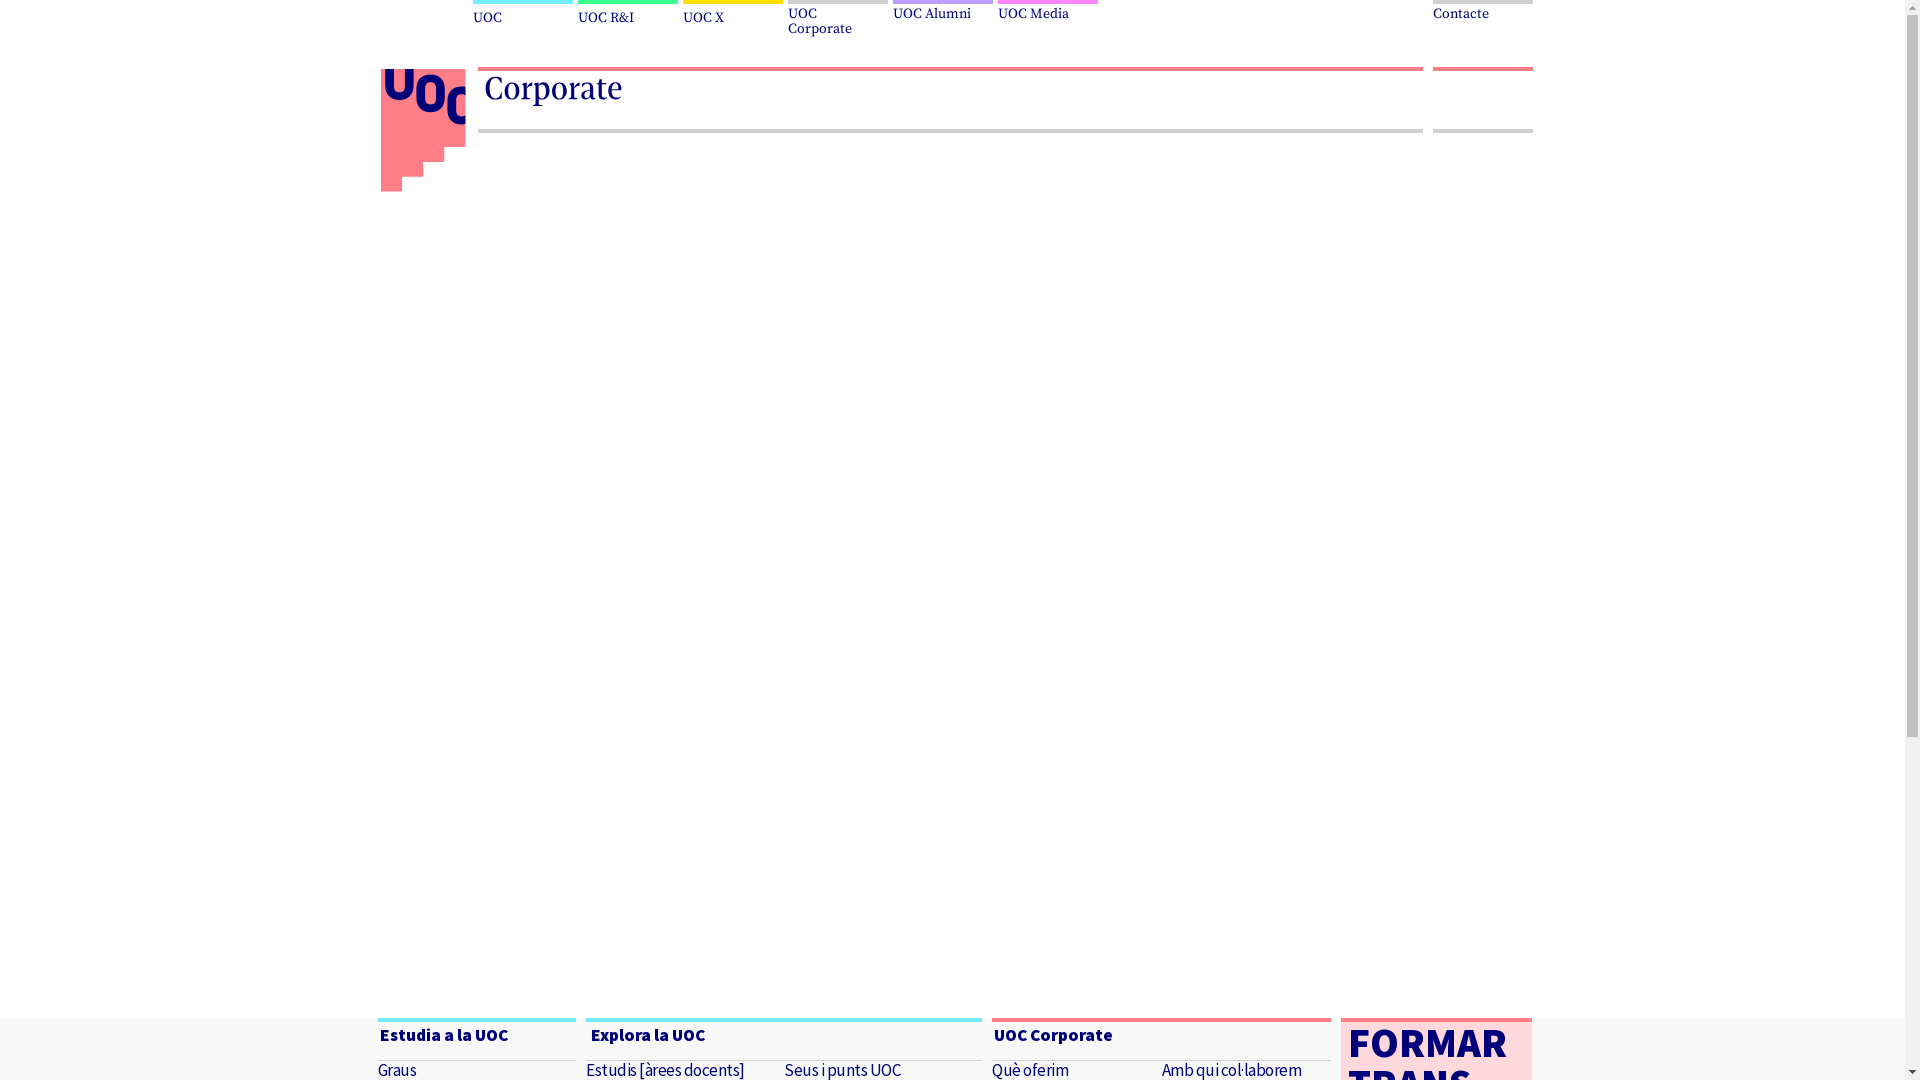  Describe the element at coordinates (1482, 11) in the screenshot. I see `'Contacte'` at that location.